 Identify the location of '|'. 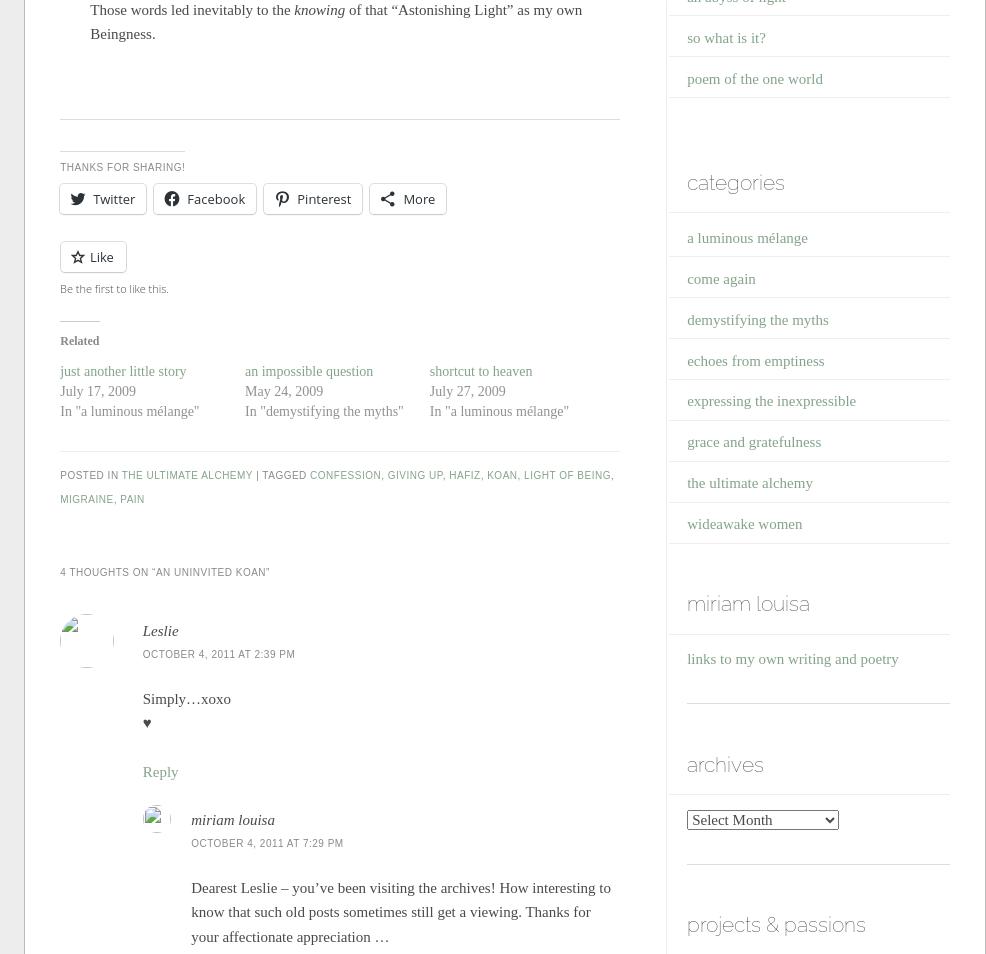
(259, 475).